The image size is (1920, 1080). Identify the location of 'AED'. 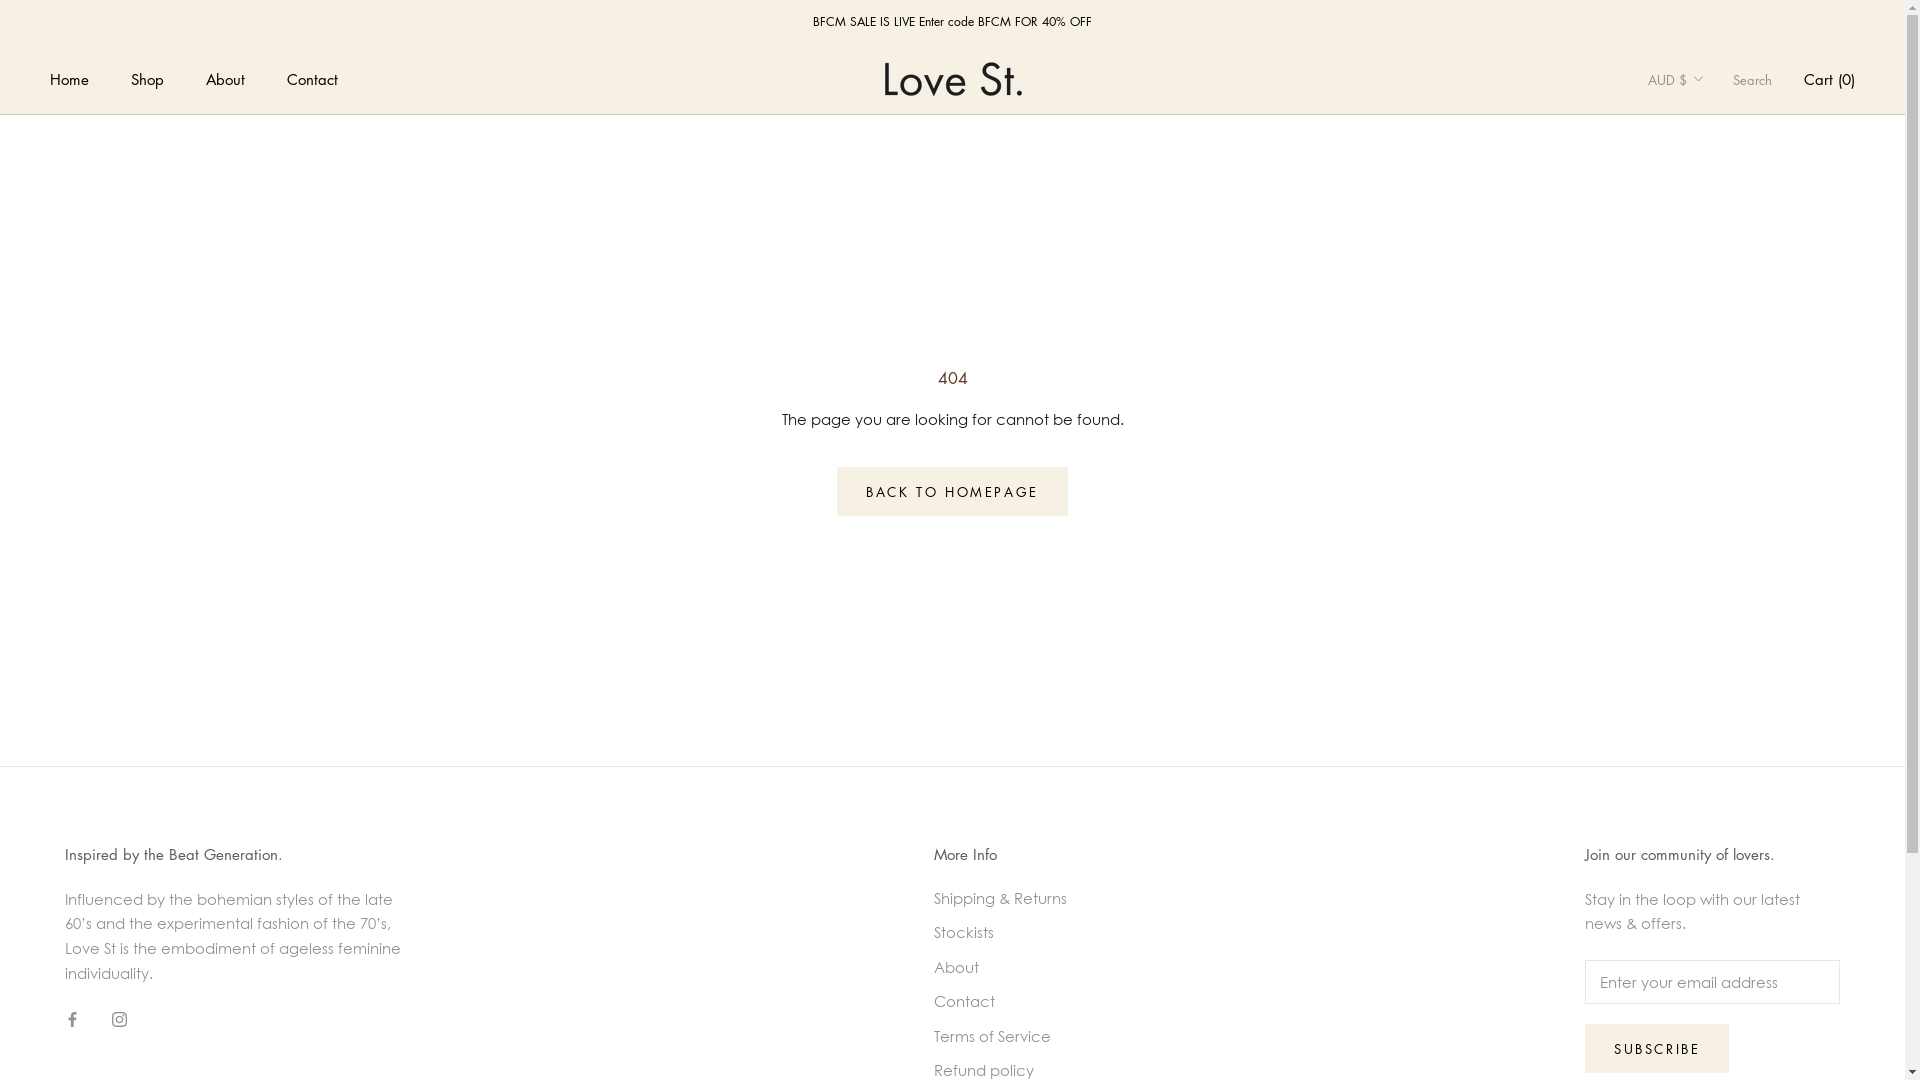
(1707, 125).